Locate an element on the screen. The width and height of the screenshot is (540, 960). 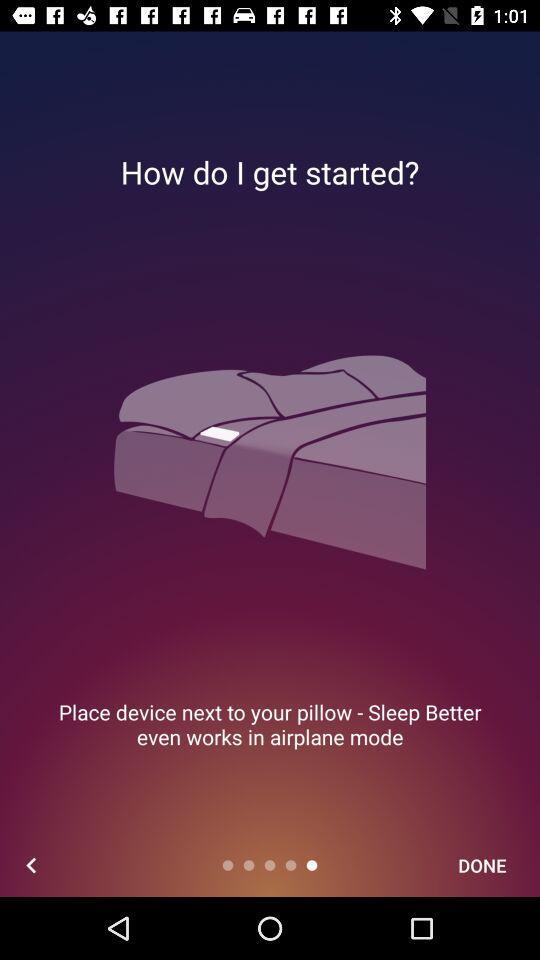
the icon at the bottom right corner is located at coordinates (481, 864).